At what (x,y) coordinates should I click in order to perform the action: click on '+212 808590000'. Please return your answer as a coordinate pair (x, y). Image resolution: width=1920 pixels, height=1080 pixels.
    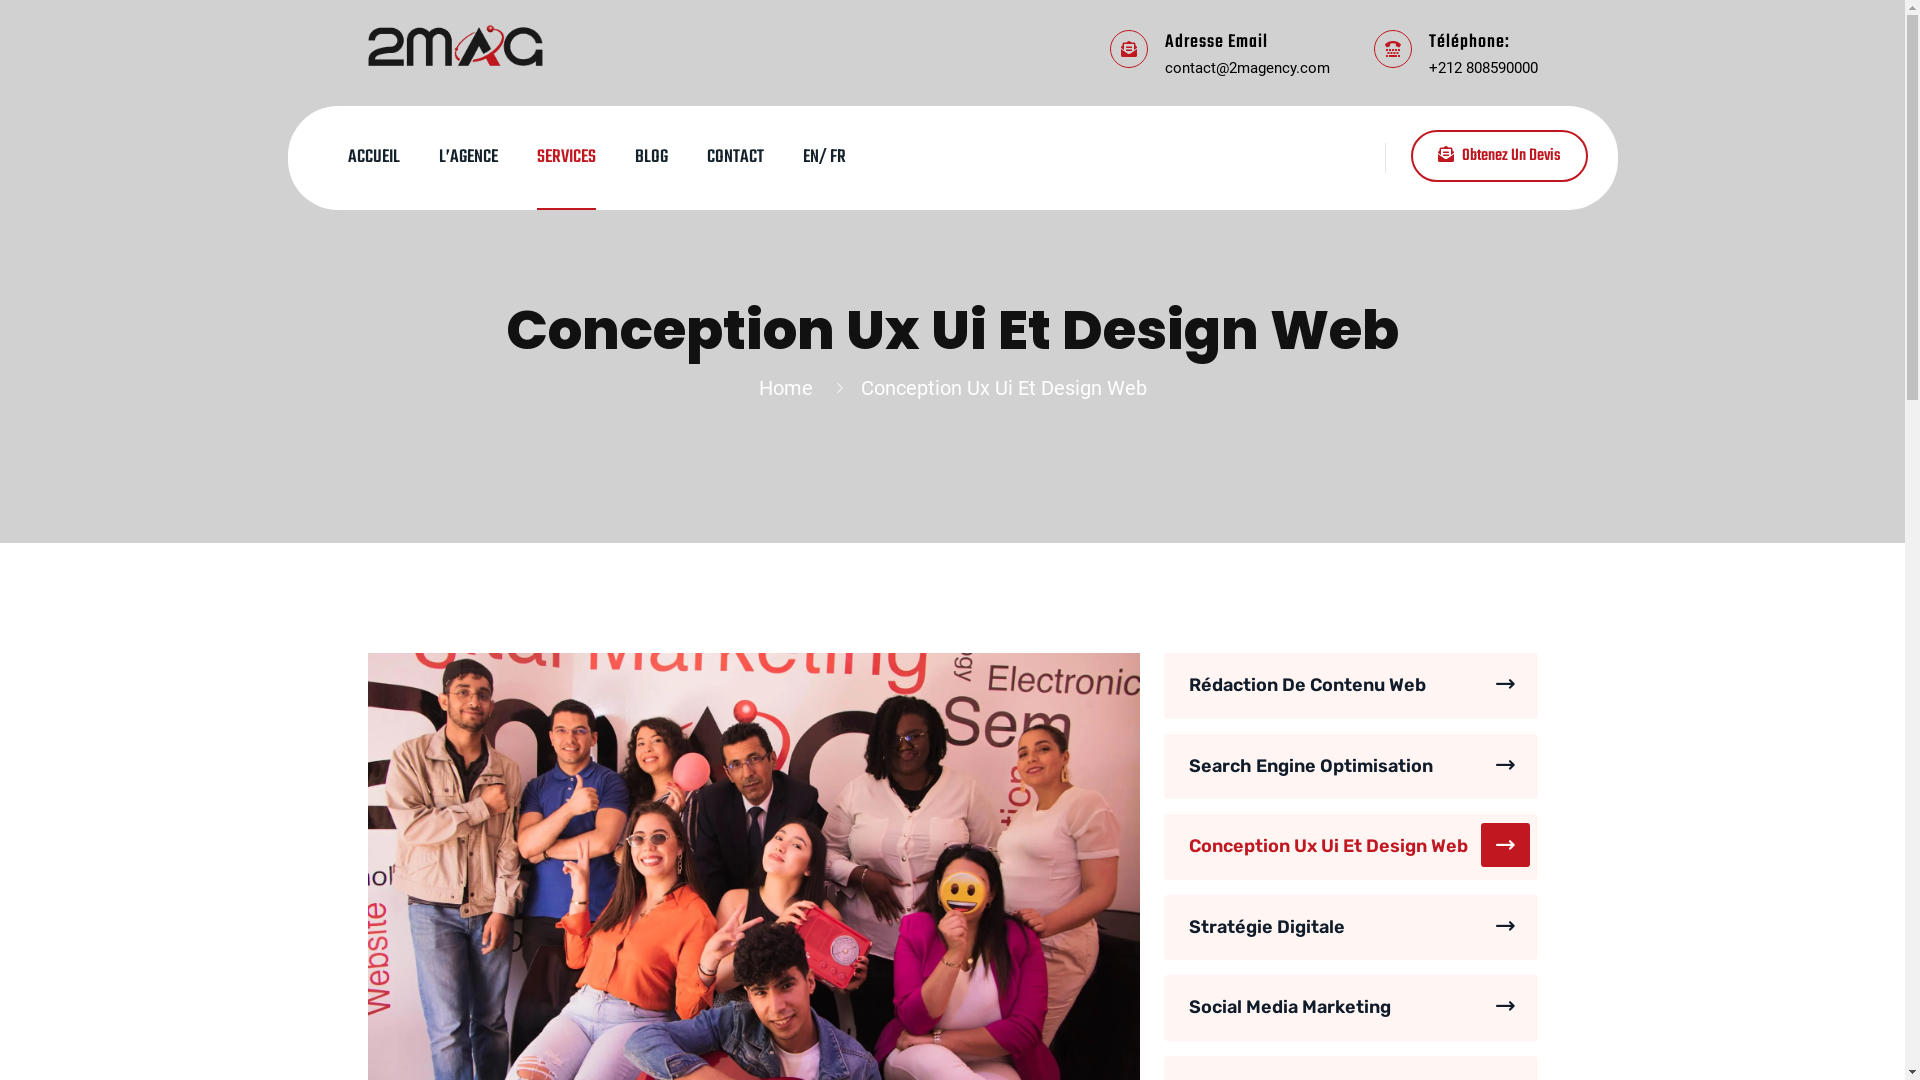
    Looking at the image, I should click on (1482, 65).